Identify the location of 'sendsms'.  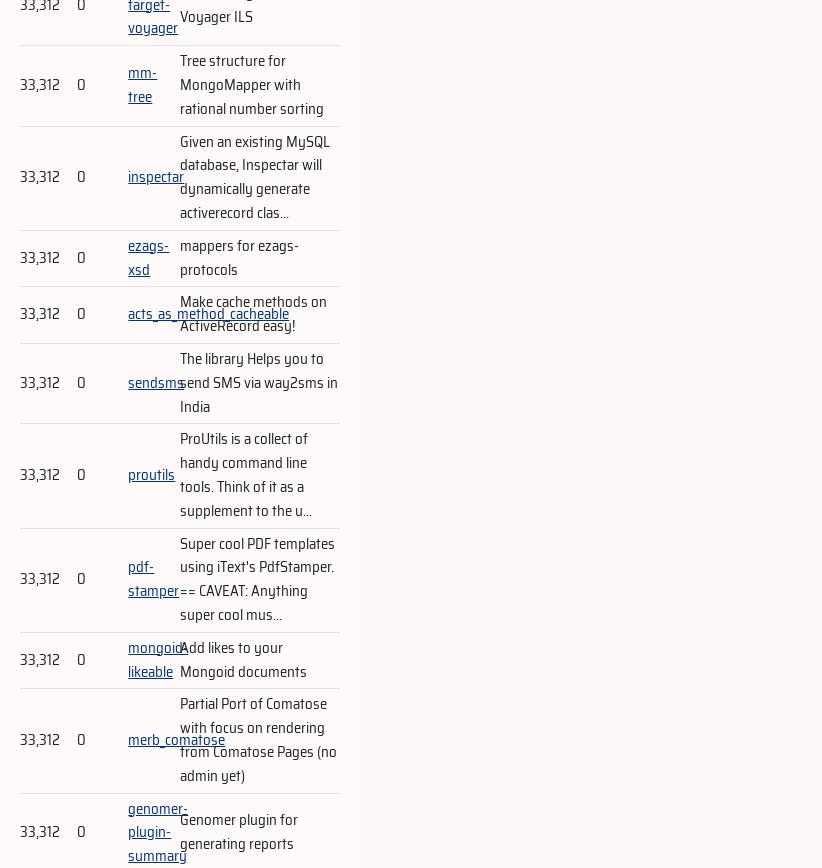
(156, 382).